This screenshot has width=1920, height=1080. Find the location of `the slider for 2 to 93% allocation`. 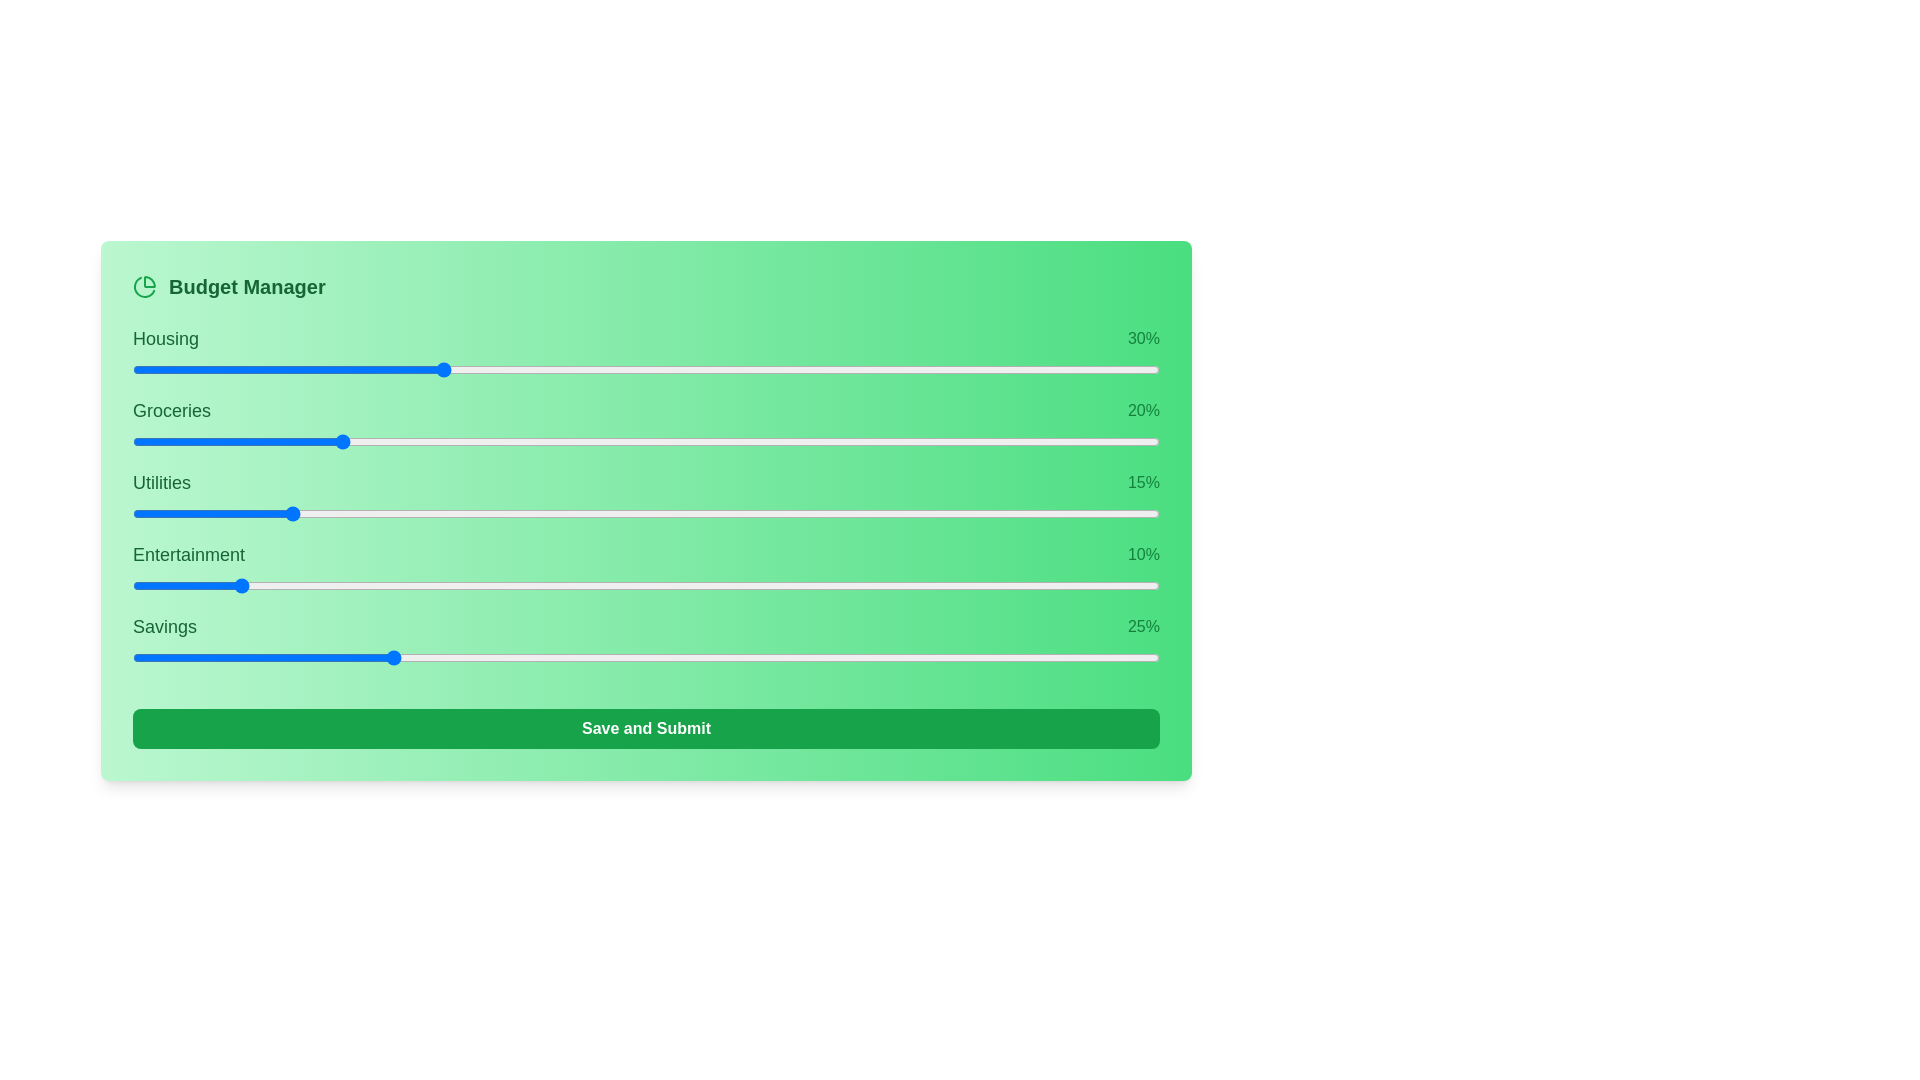

the slider for 2 to 93% allocation is located at coordinates (1123, 512).